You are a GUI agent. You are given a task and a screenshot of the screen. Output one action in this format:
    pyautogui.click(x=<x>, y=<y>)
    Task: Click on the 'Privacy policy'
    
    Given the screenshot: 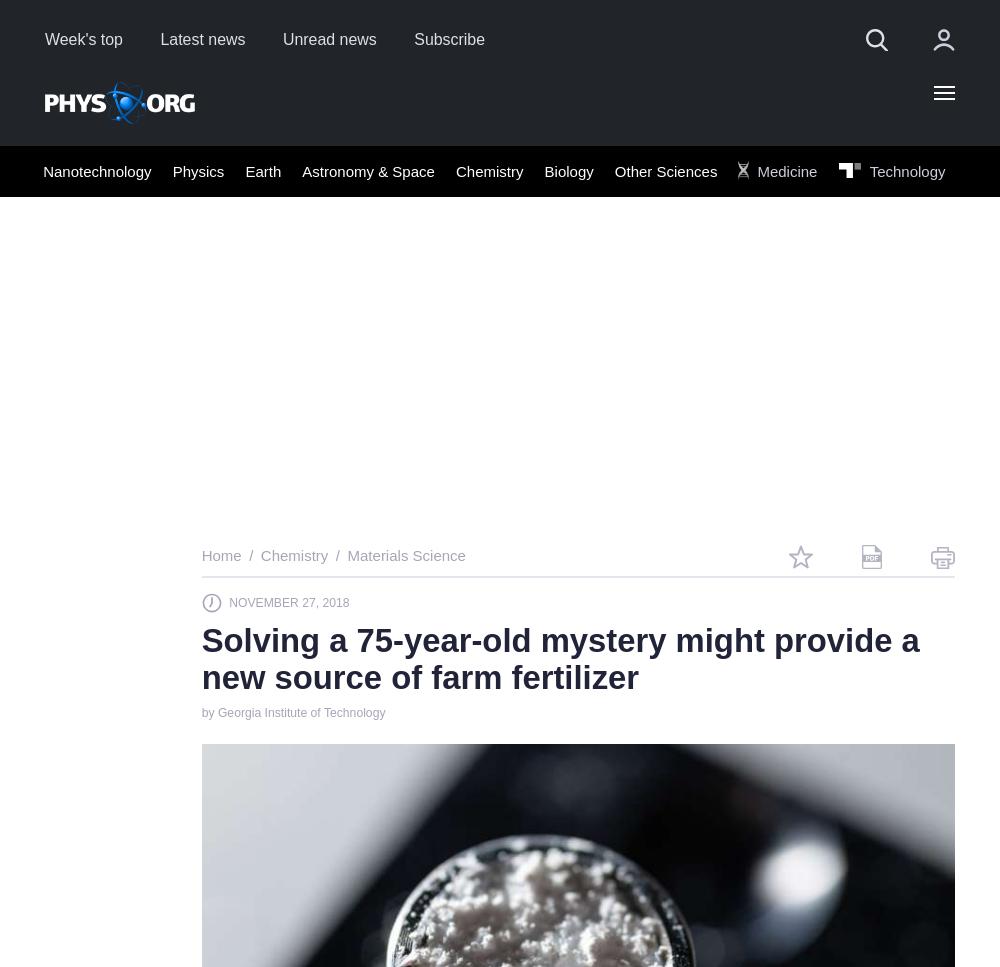 What is the action you would take?
    pyautogui.click(x=386, y=888)
    